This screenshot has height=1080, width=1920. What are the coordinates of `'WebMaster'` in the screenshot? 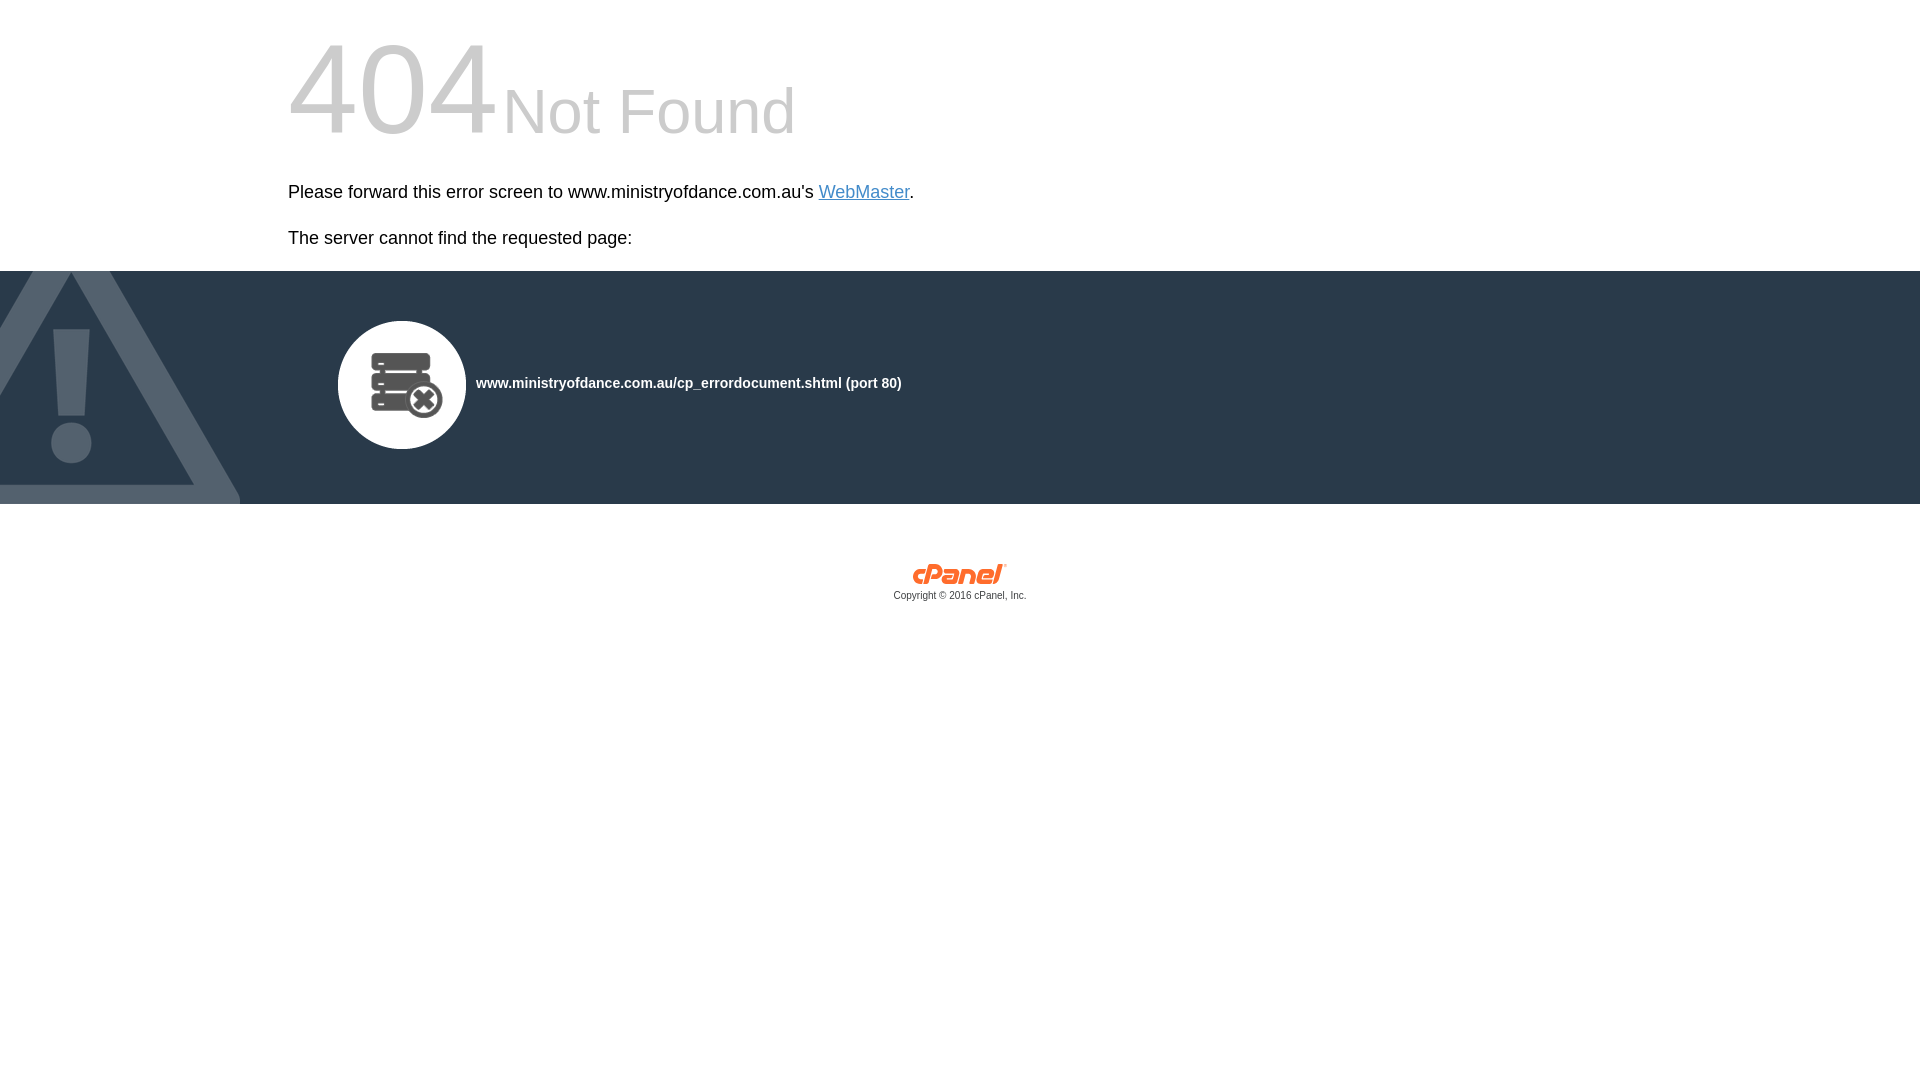 It's located at (864, 192).